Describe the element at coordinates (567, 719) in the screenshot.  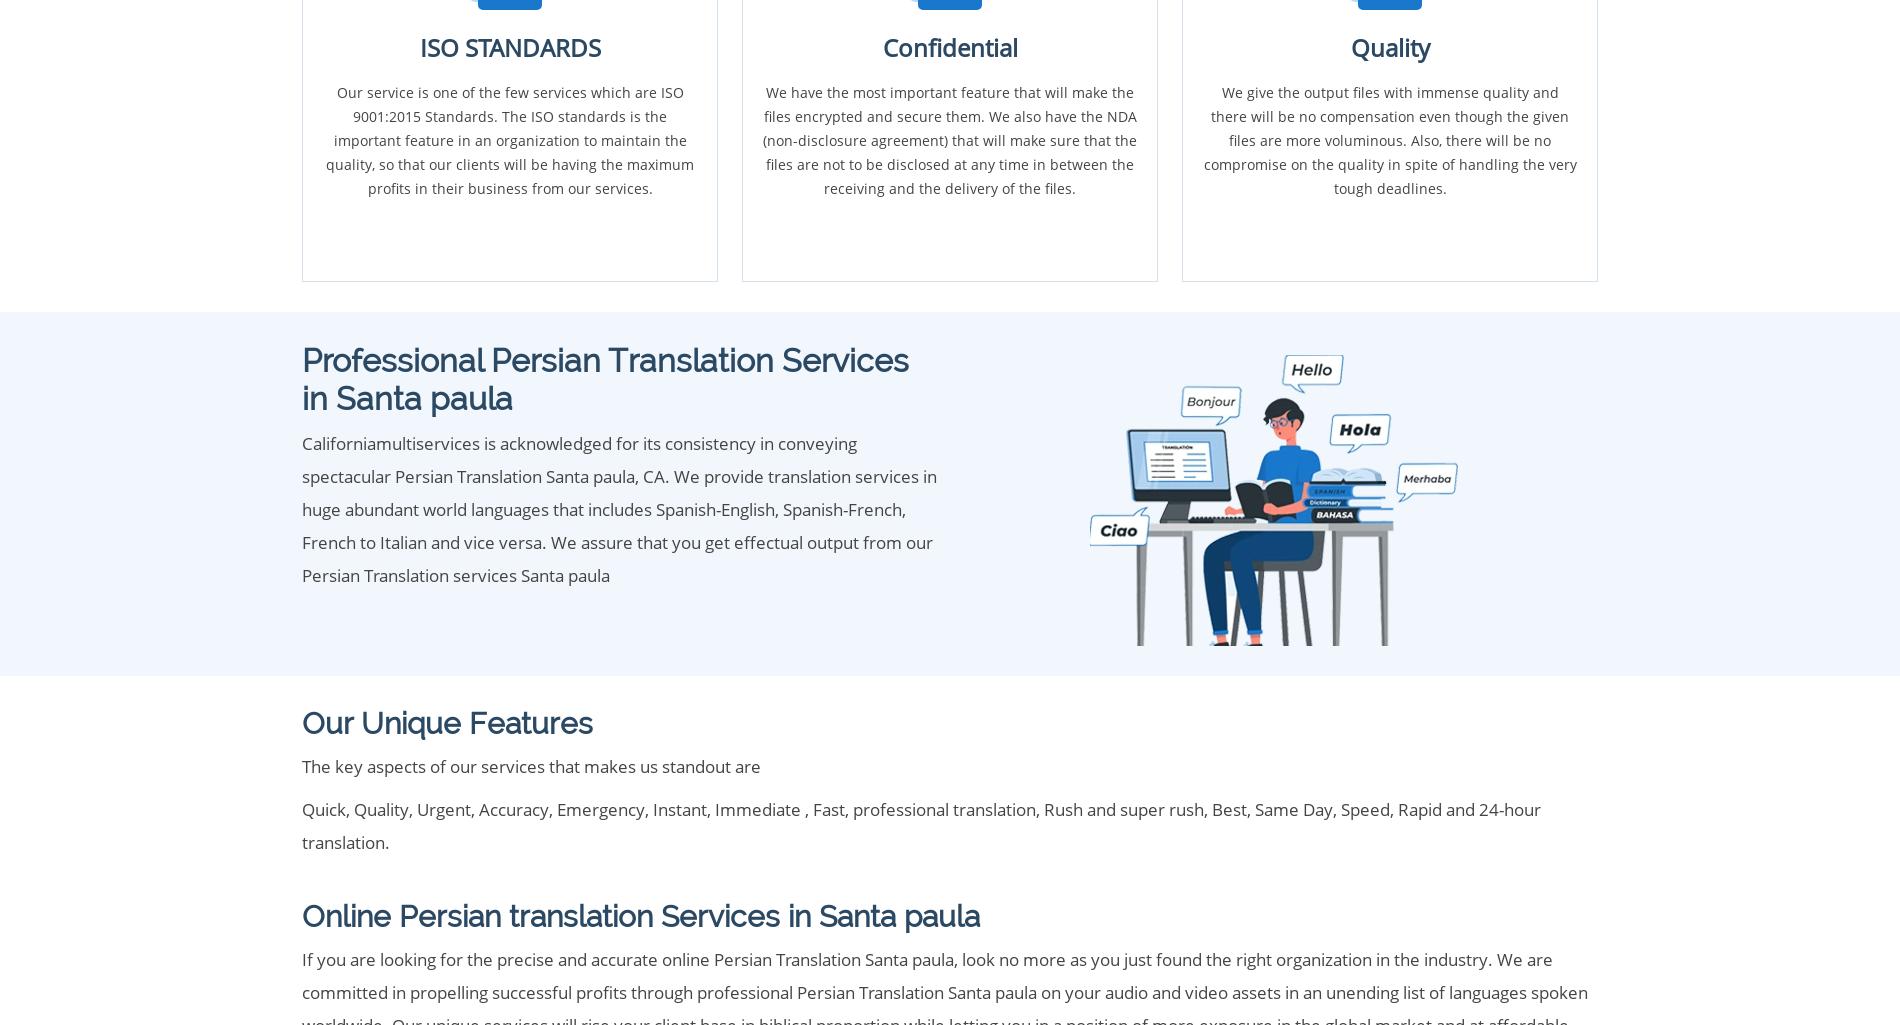
I see `'From xml, html, txt, jpg, giff, docx, word, doc, ppt, xls, pdf, and more.'` at that location.